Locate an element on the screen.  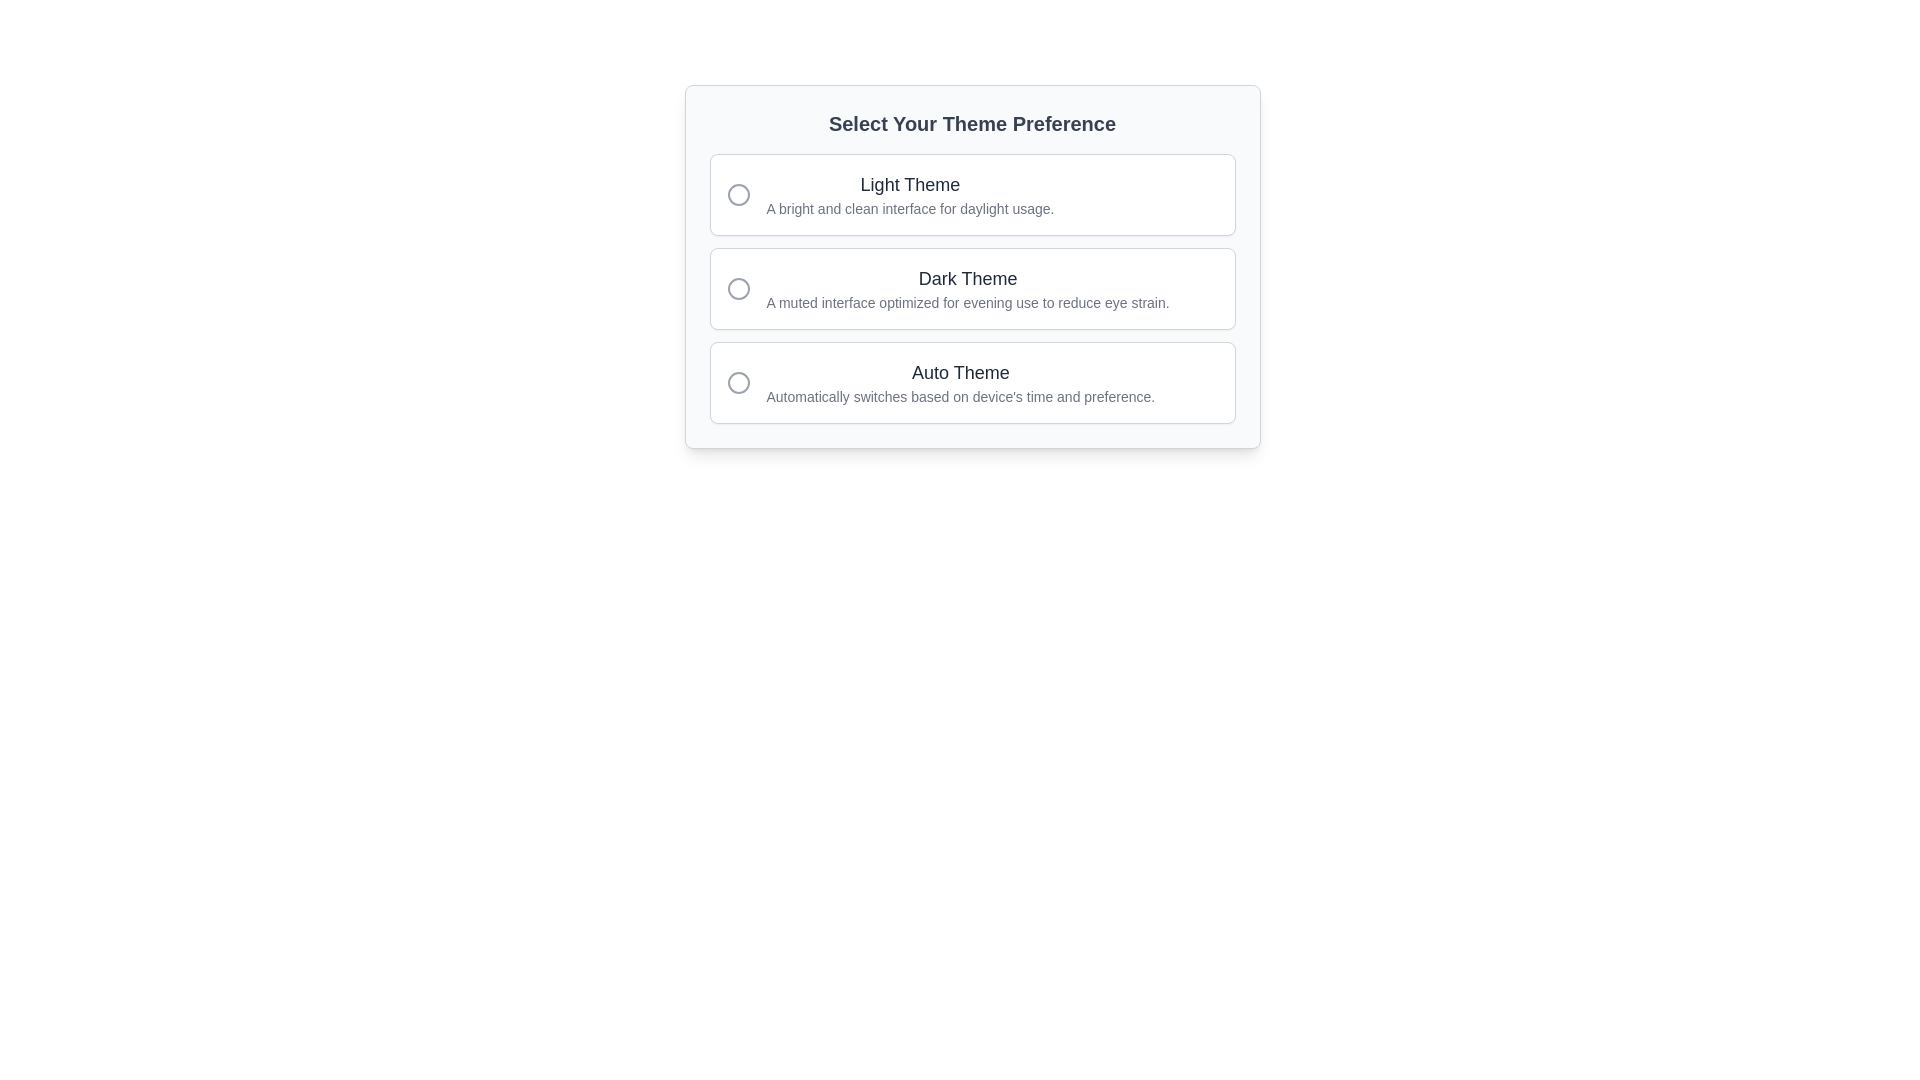
the text label that reads 'A bright and clean interface for daylight usage.' positioned below the heading 'Light Theme' within the selection card is located at coordinates (909, 208).